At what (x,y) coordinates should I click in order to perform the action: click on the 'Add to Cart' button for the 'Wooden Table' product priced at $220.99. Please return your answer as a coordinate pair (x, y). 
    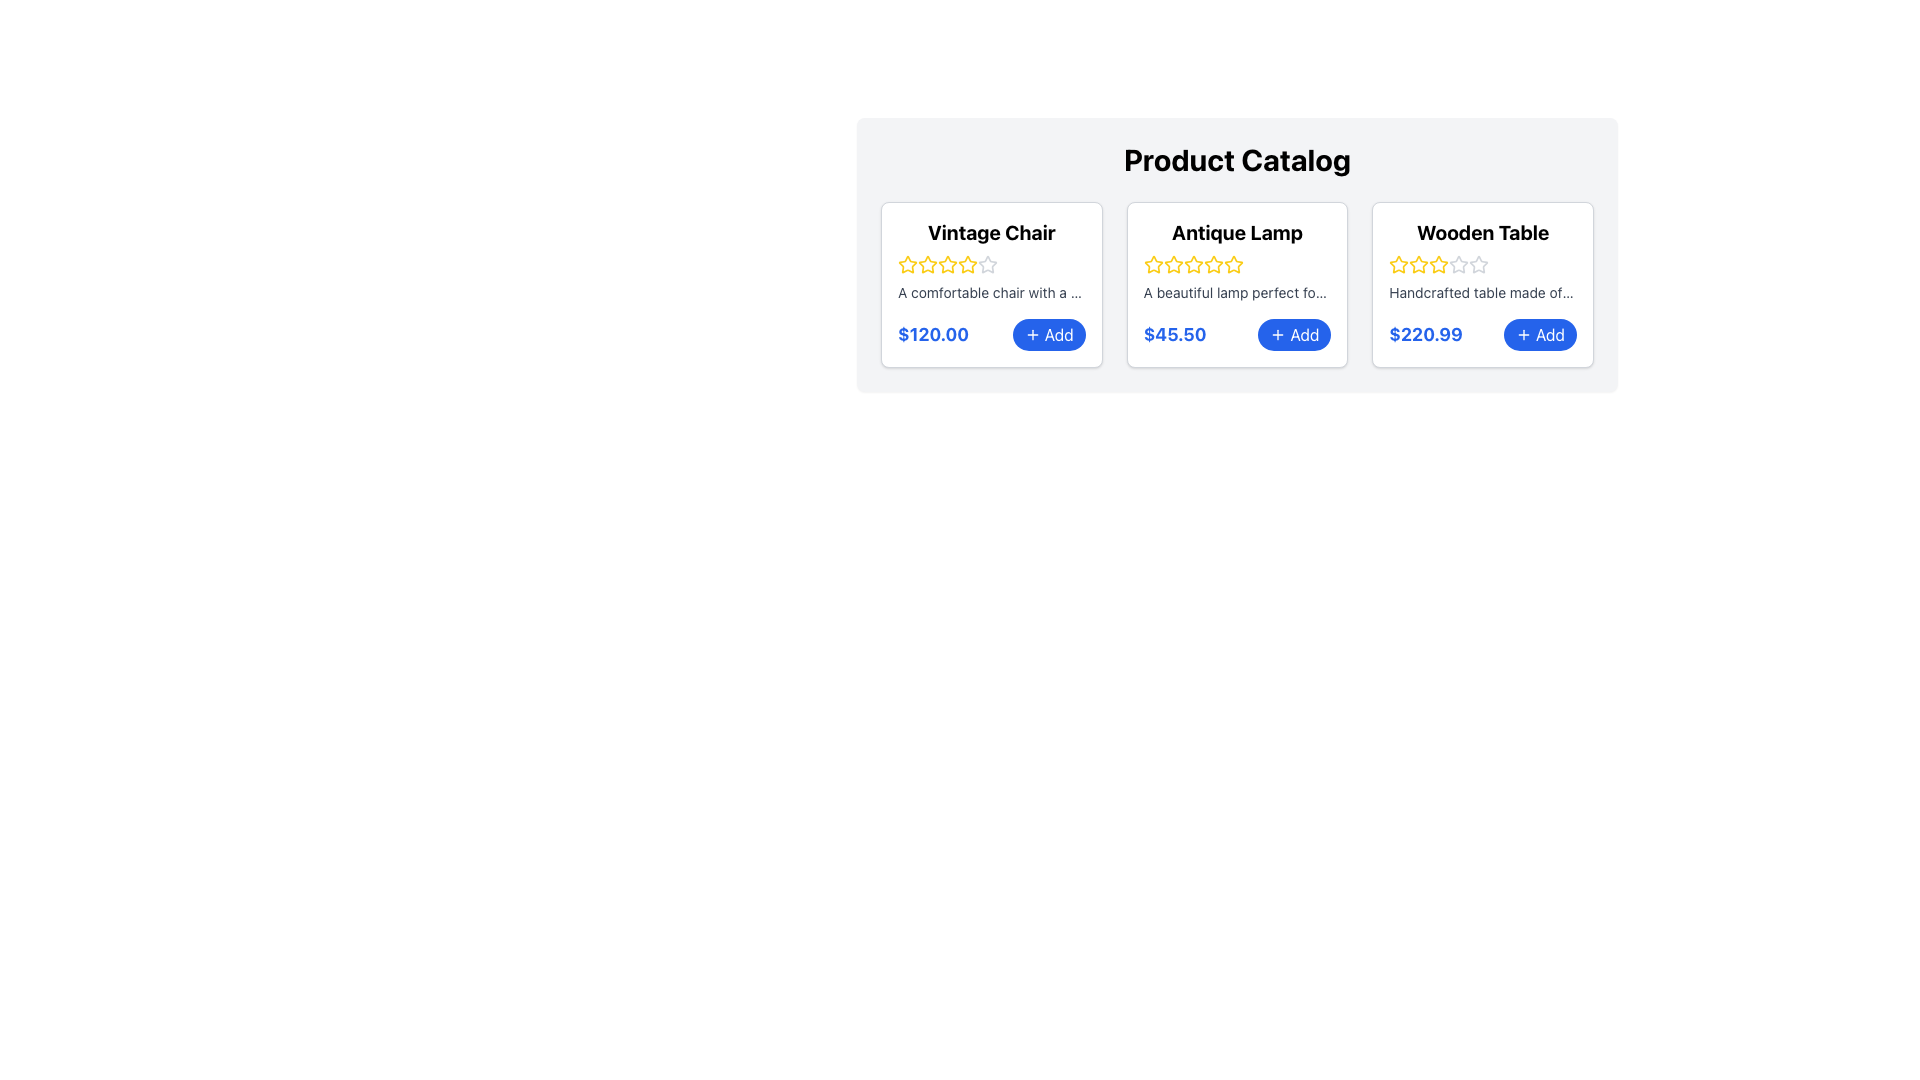
    Looking at the image, I should click on (1539, 334).